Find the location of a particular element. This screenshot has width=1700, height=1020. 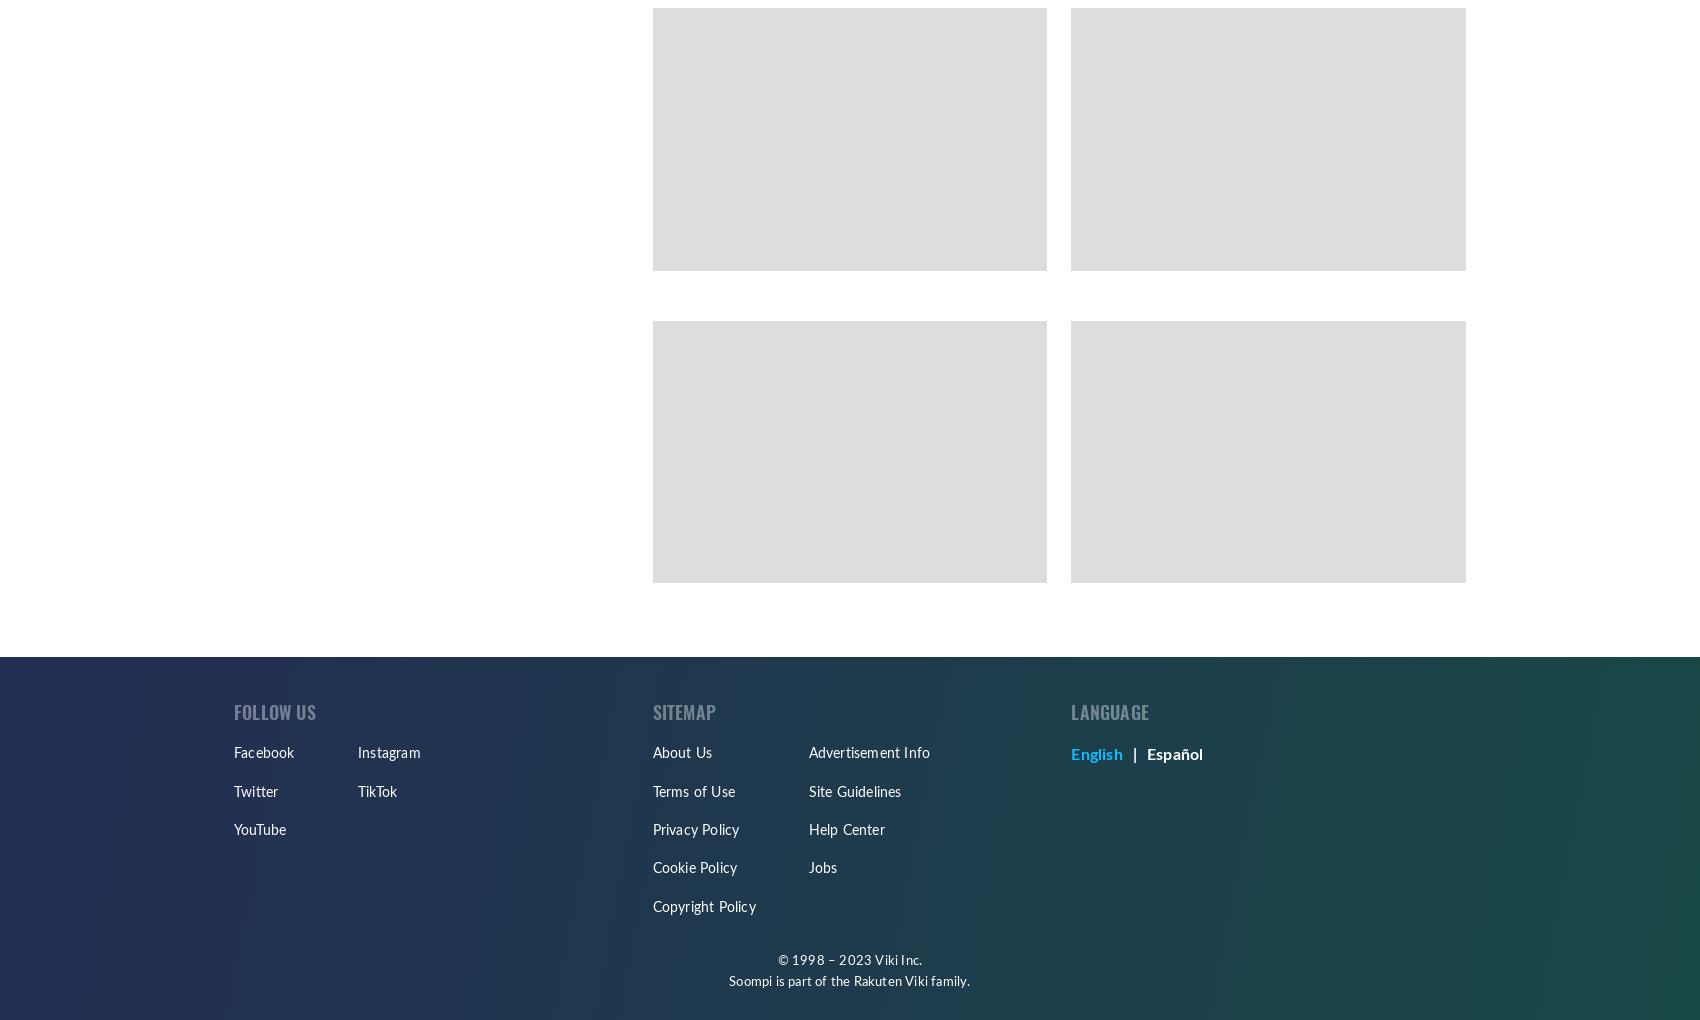

'Cookie Policy' is located at coordinates (651, 868).